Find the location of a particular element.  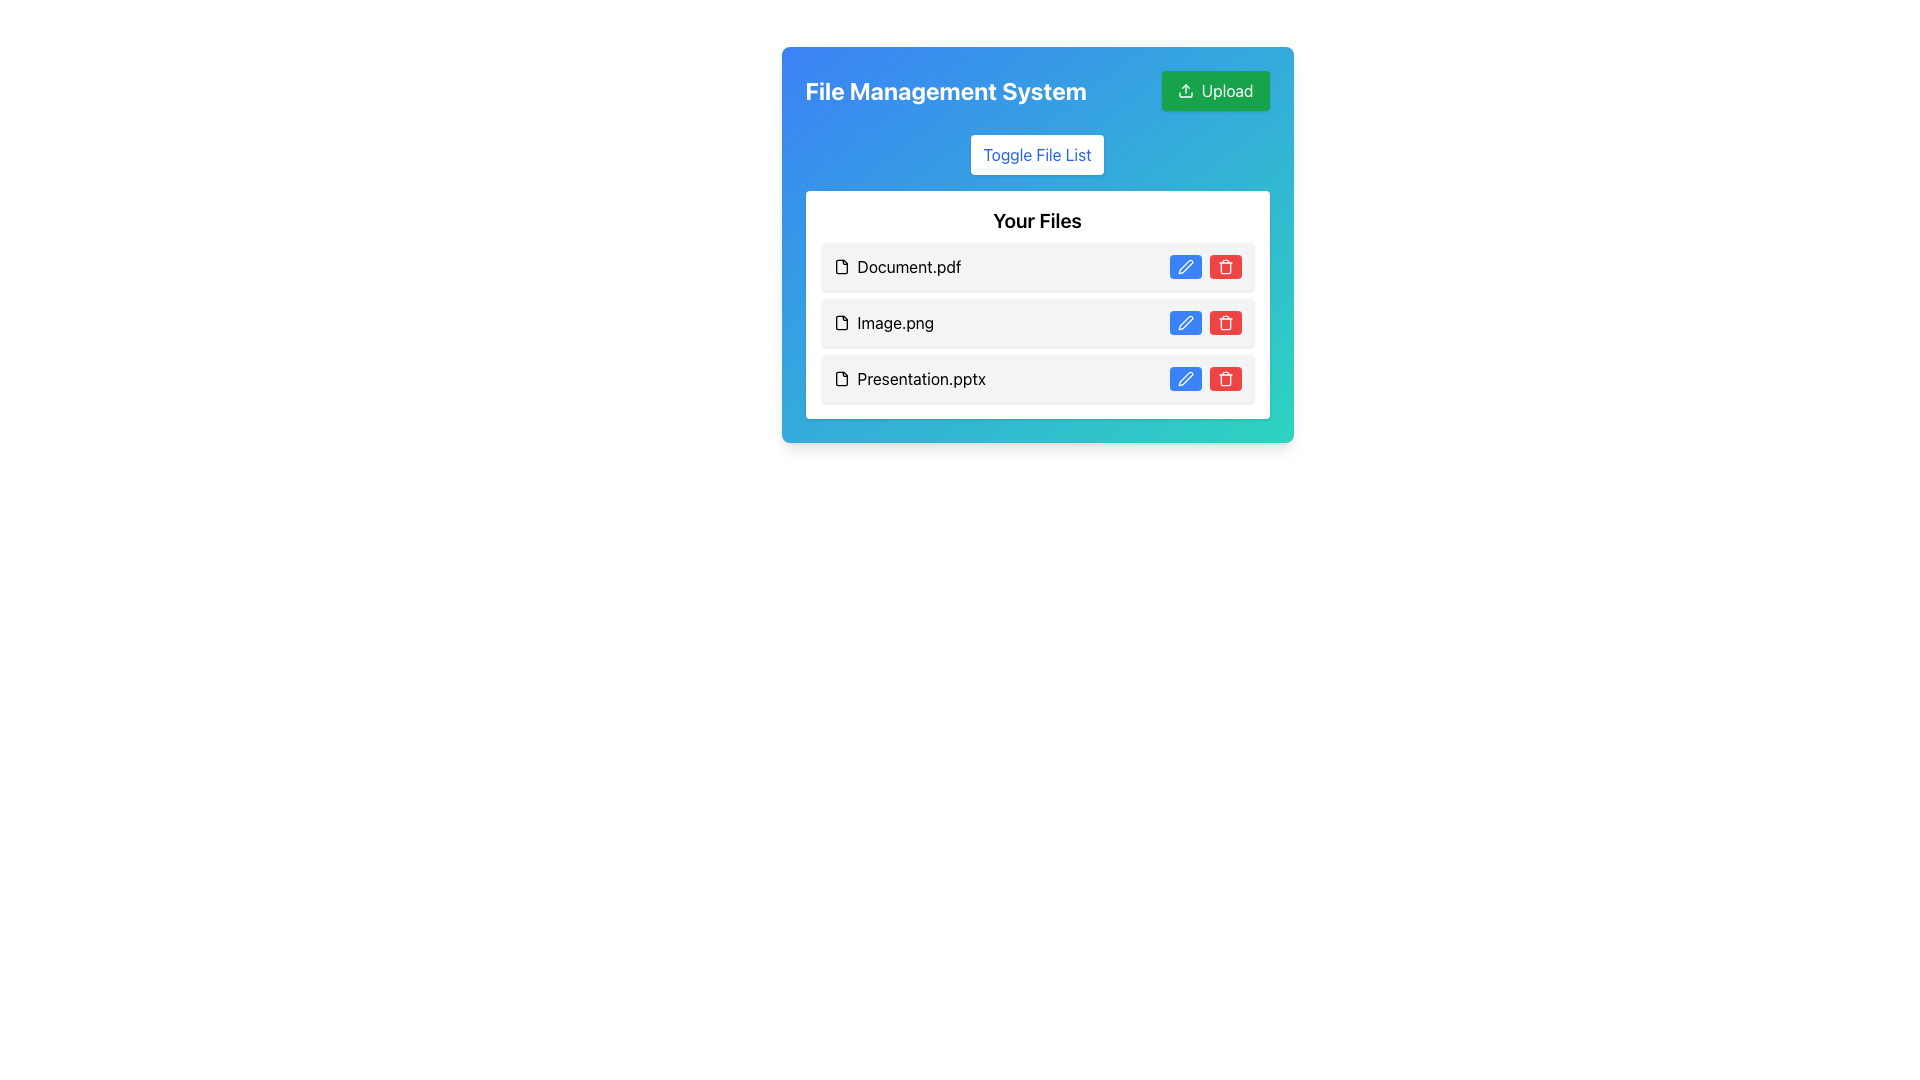

the pen-shaped edit icon located on the blue rounded button at the right end of the row for the file 'Presentation.pptx' in the 'Your Files' section is located at coordinates (1185, 378).